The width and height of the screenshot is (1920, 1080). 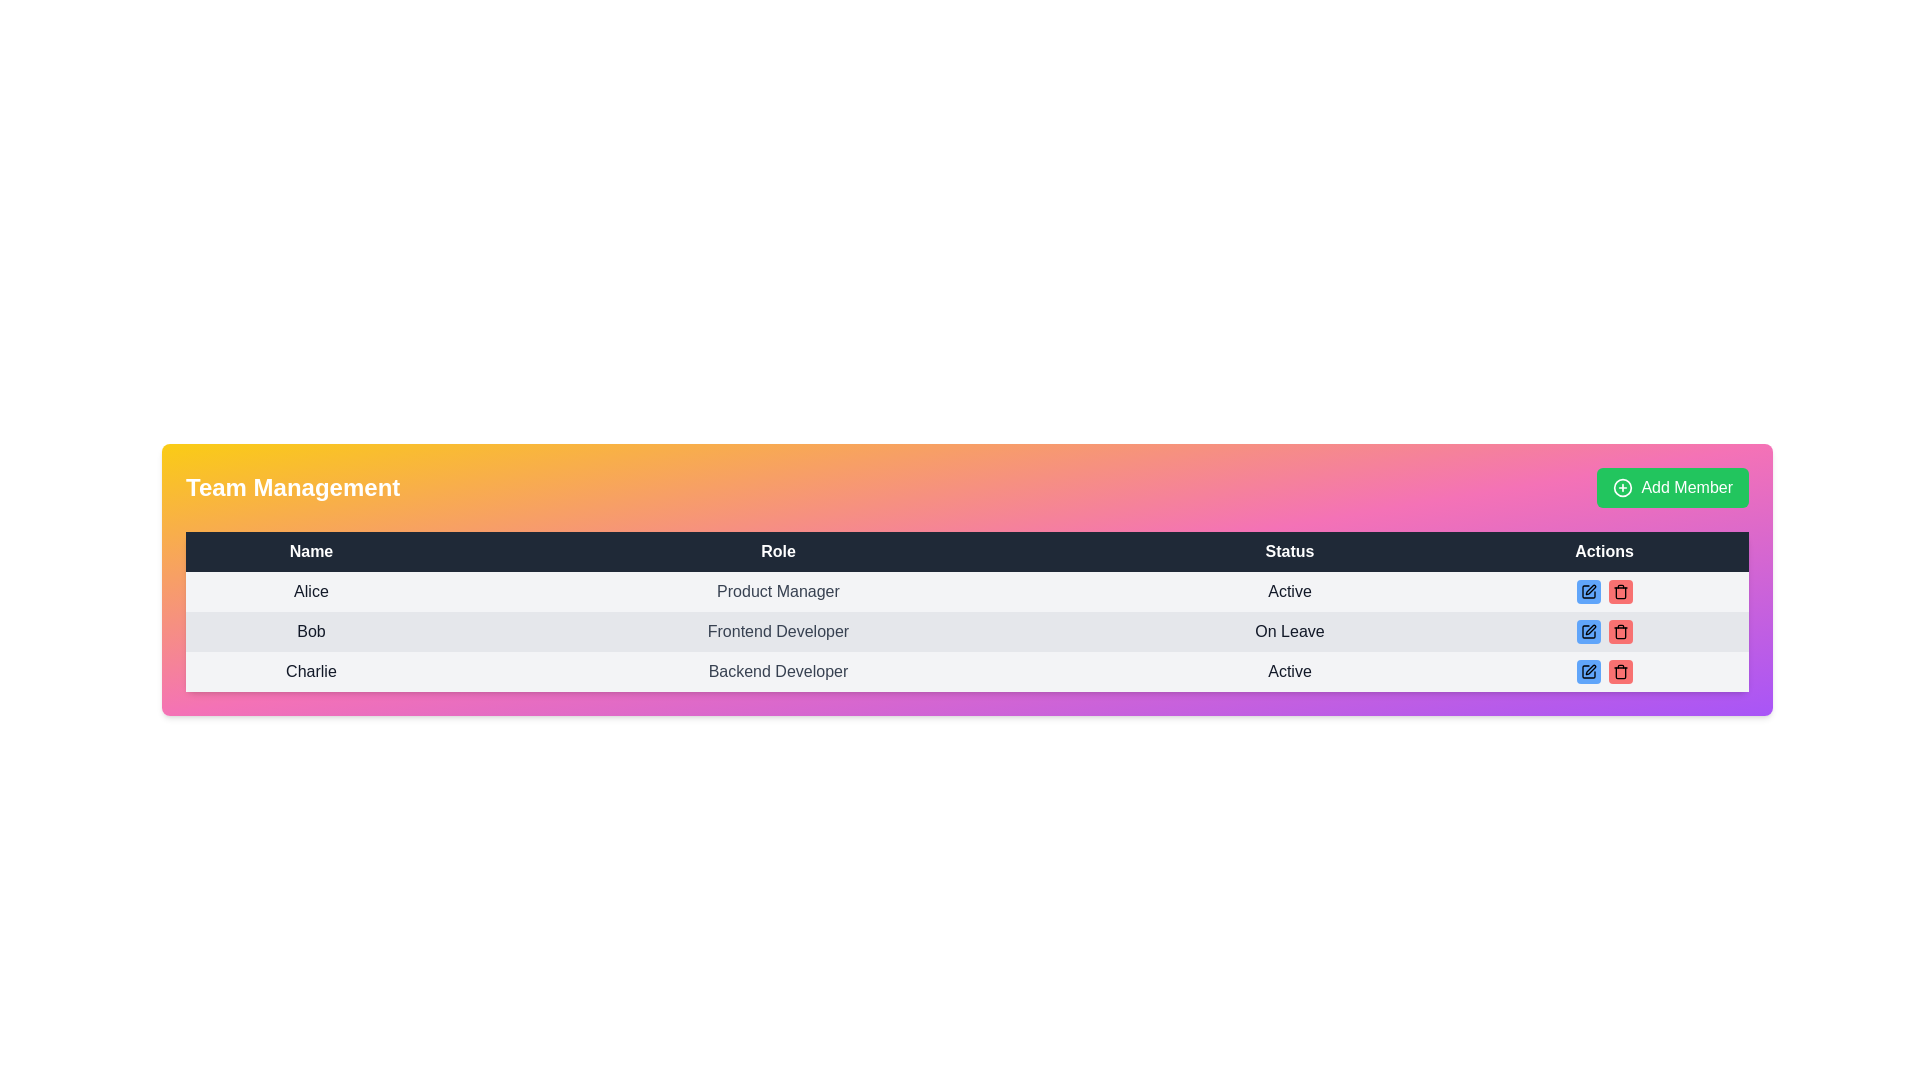 I want to click on the edit button located in the 'Actions' column of the bottom row of the table for the entry corresponding to 'Charlie', so click(x=1587, y=671).